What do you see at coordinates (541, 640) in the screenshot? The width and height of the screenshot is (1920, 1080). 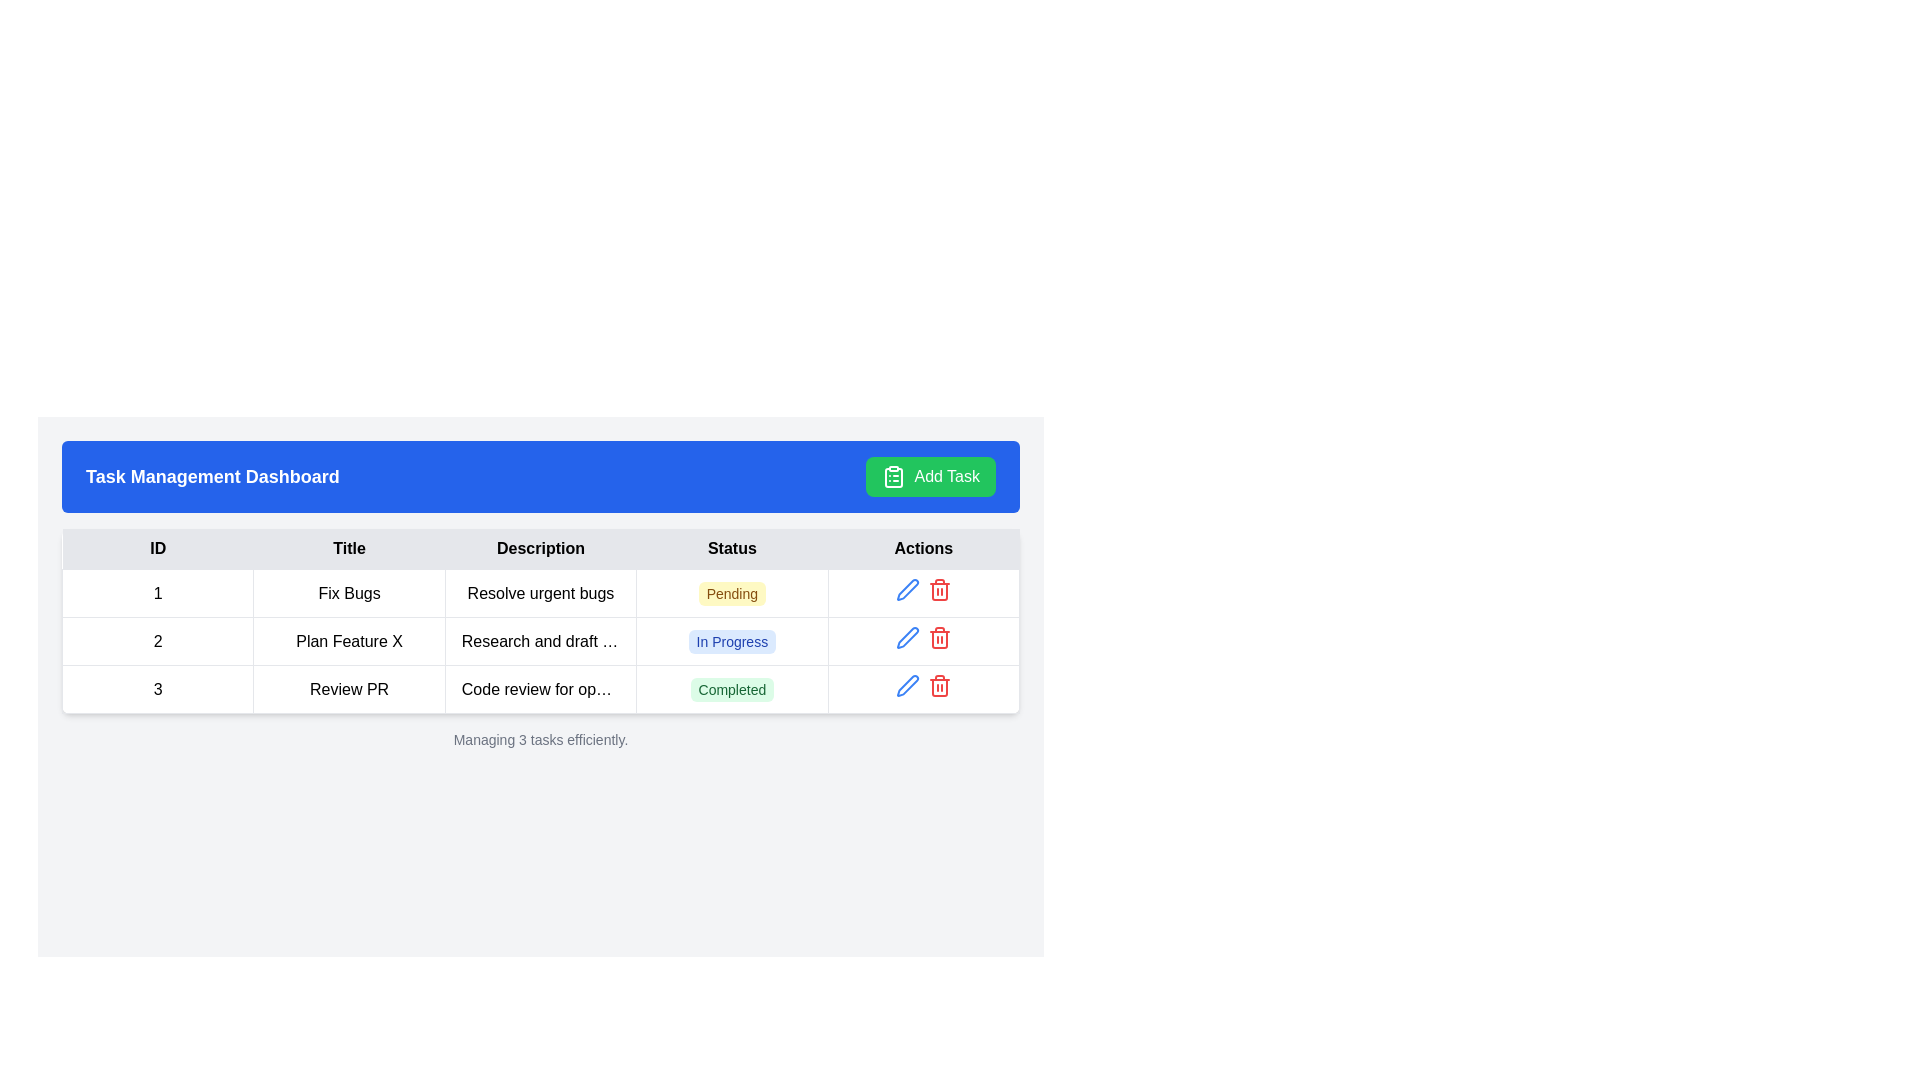 I see `details of the task represented by the second row in the task management table, which includes Task ID '2', Title 'Plan Feature X', Description 'Research and draft specs', and Status 'In Progress'` at bounding box center [541, 640].